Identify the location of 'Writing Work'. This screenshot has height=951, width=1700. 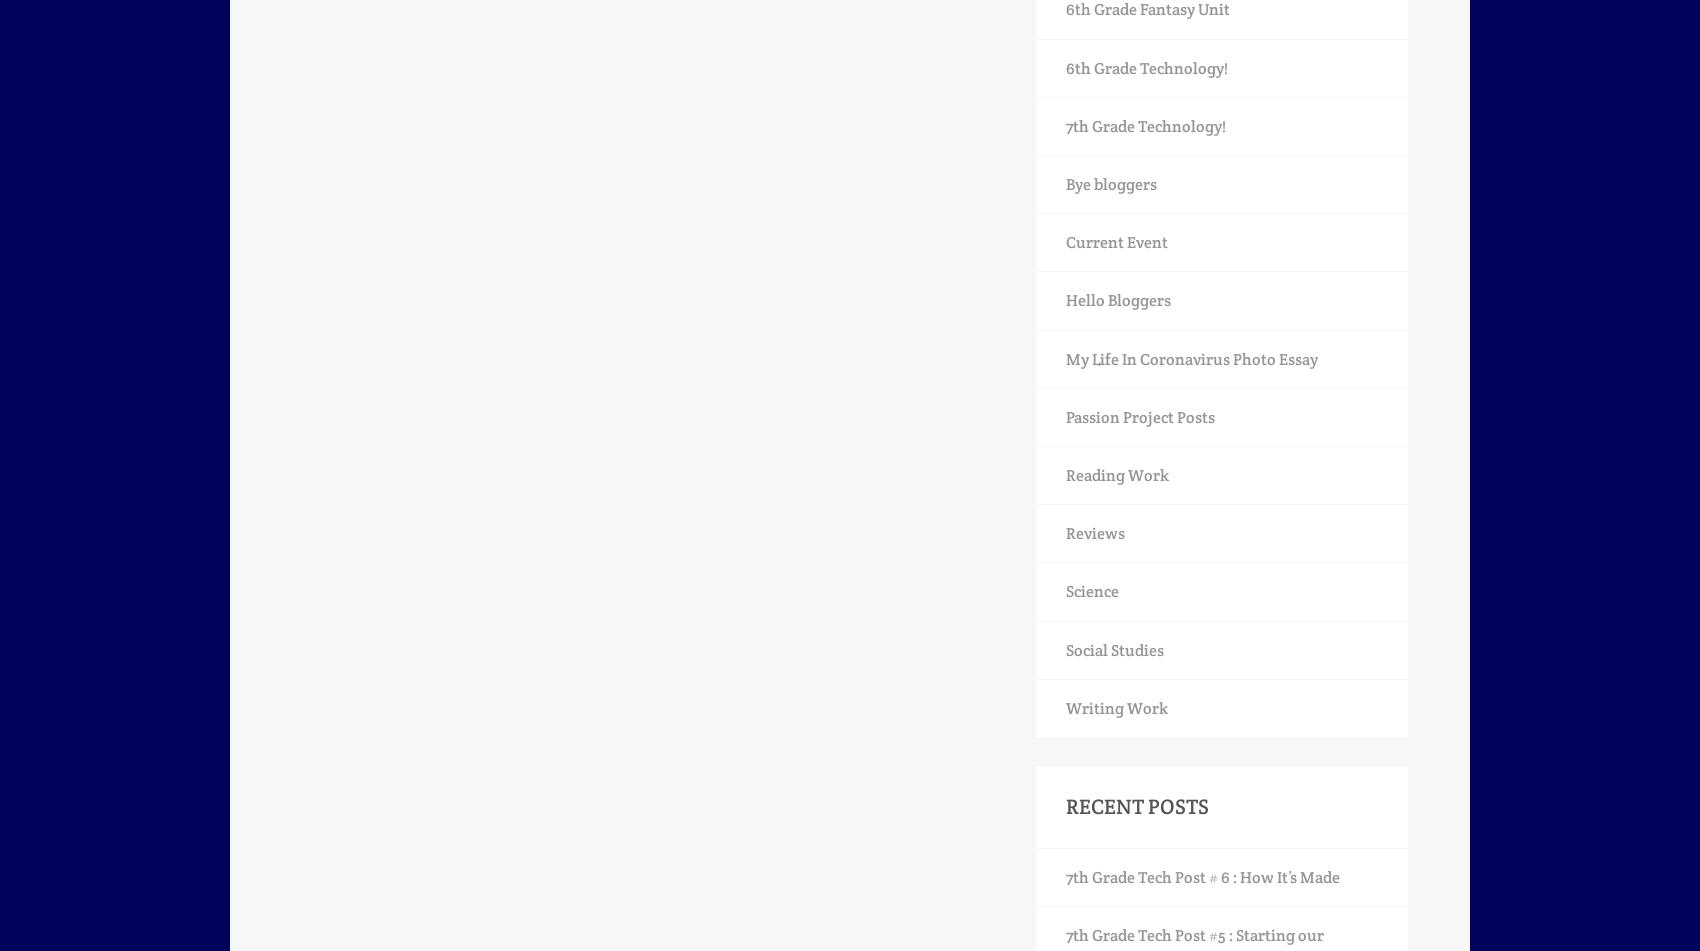
(1117, 706).